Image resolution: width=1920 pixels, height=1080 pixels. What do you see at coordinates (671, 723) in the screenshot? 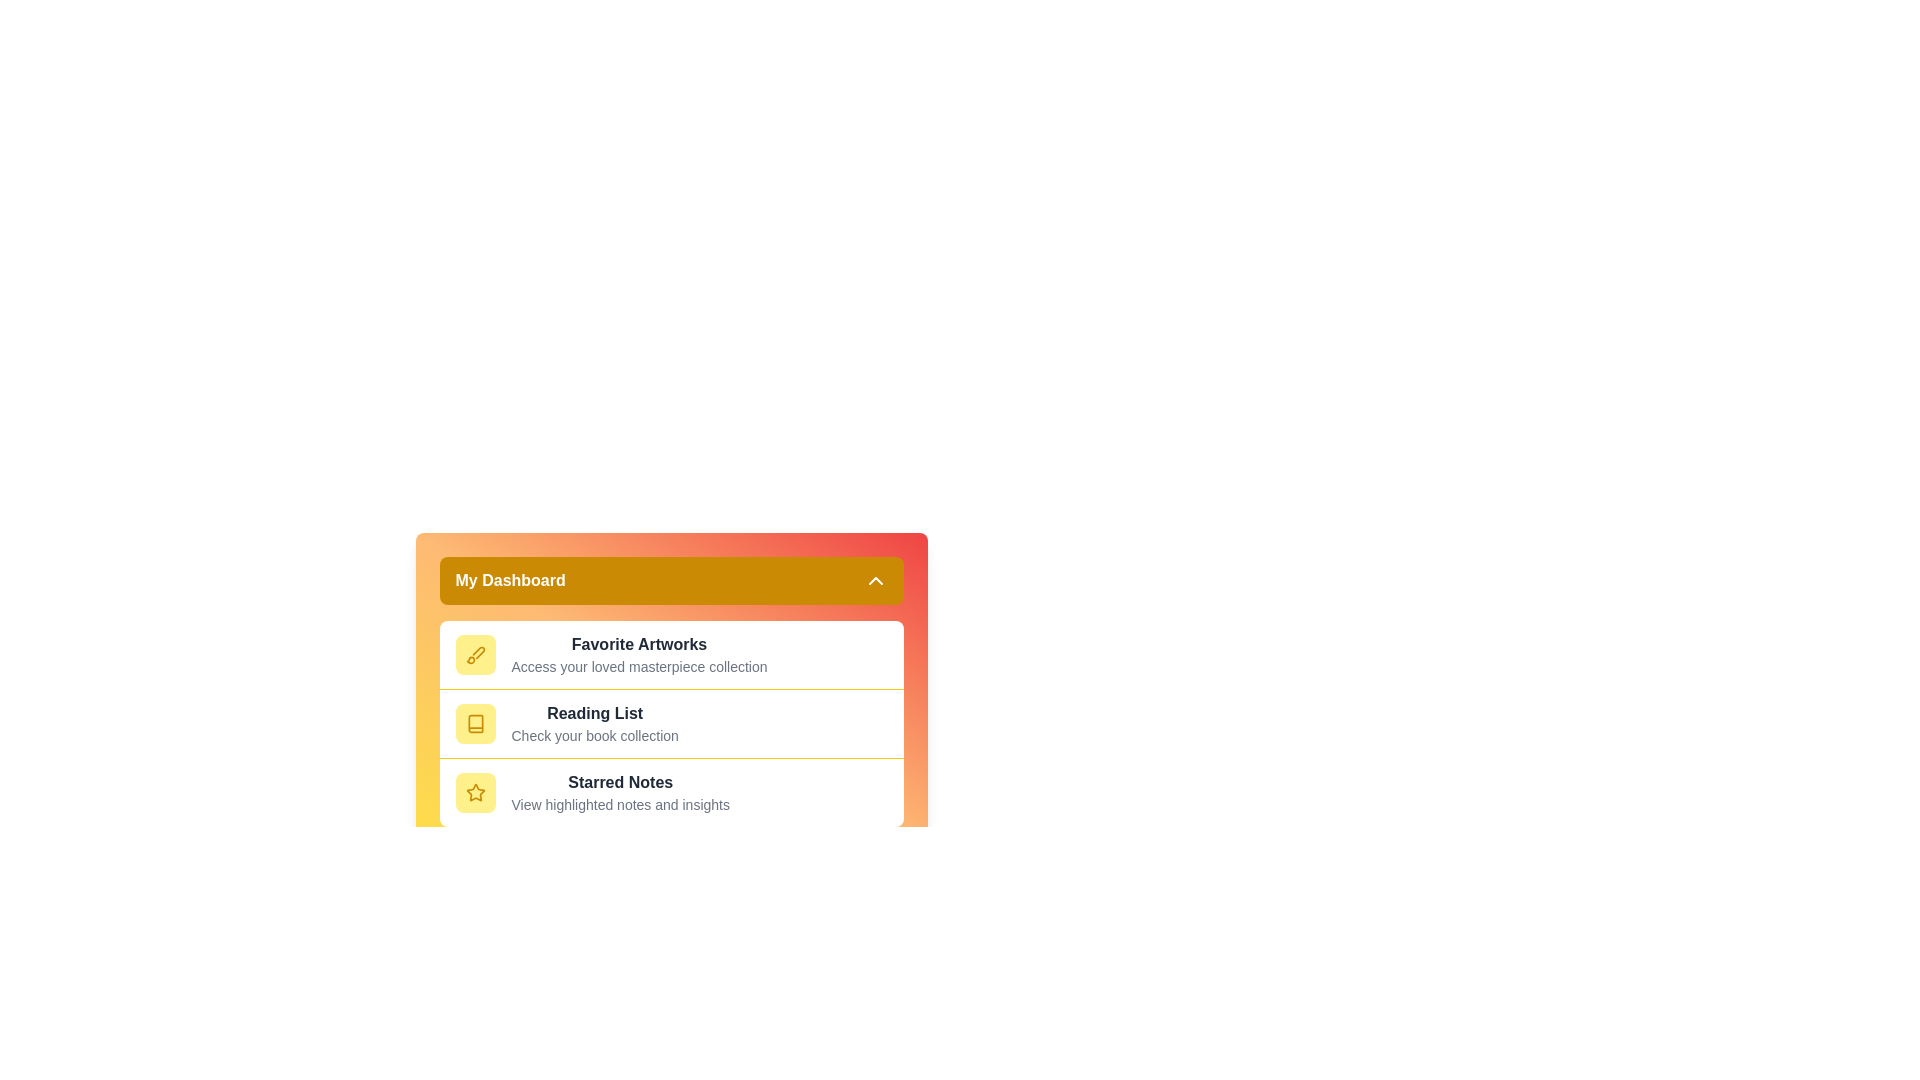
I see `the 'Reading List' item in the card layout by left-clicking on it` at bounding box center [671, 723].